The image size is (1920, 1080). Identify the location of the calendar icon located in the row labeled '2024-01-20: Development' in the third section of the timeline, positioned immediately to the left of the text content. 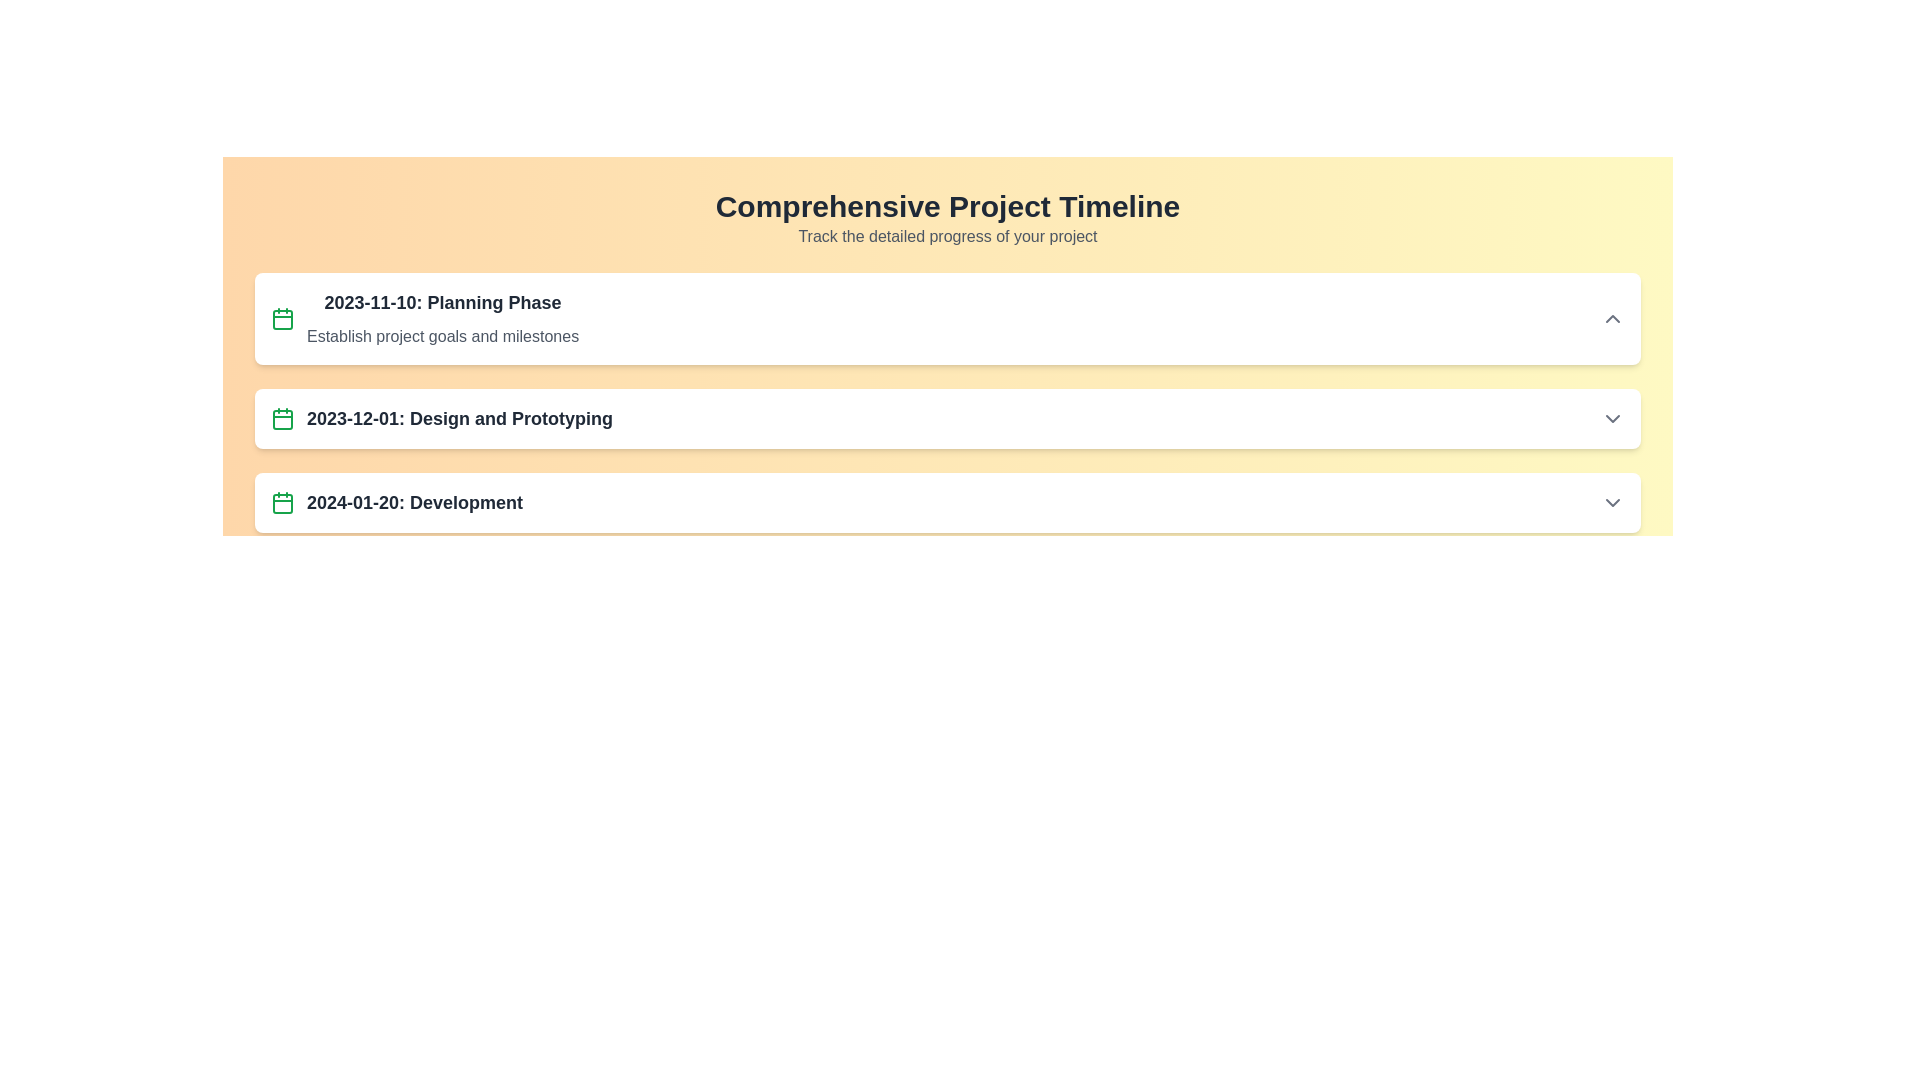
(282, 501).